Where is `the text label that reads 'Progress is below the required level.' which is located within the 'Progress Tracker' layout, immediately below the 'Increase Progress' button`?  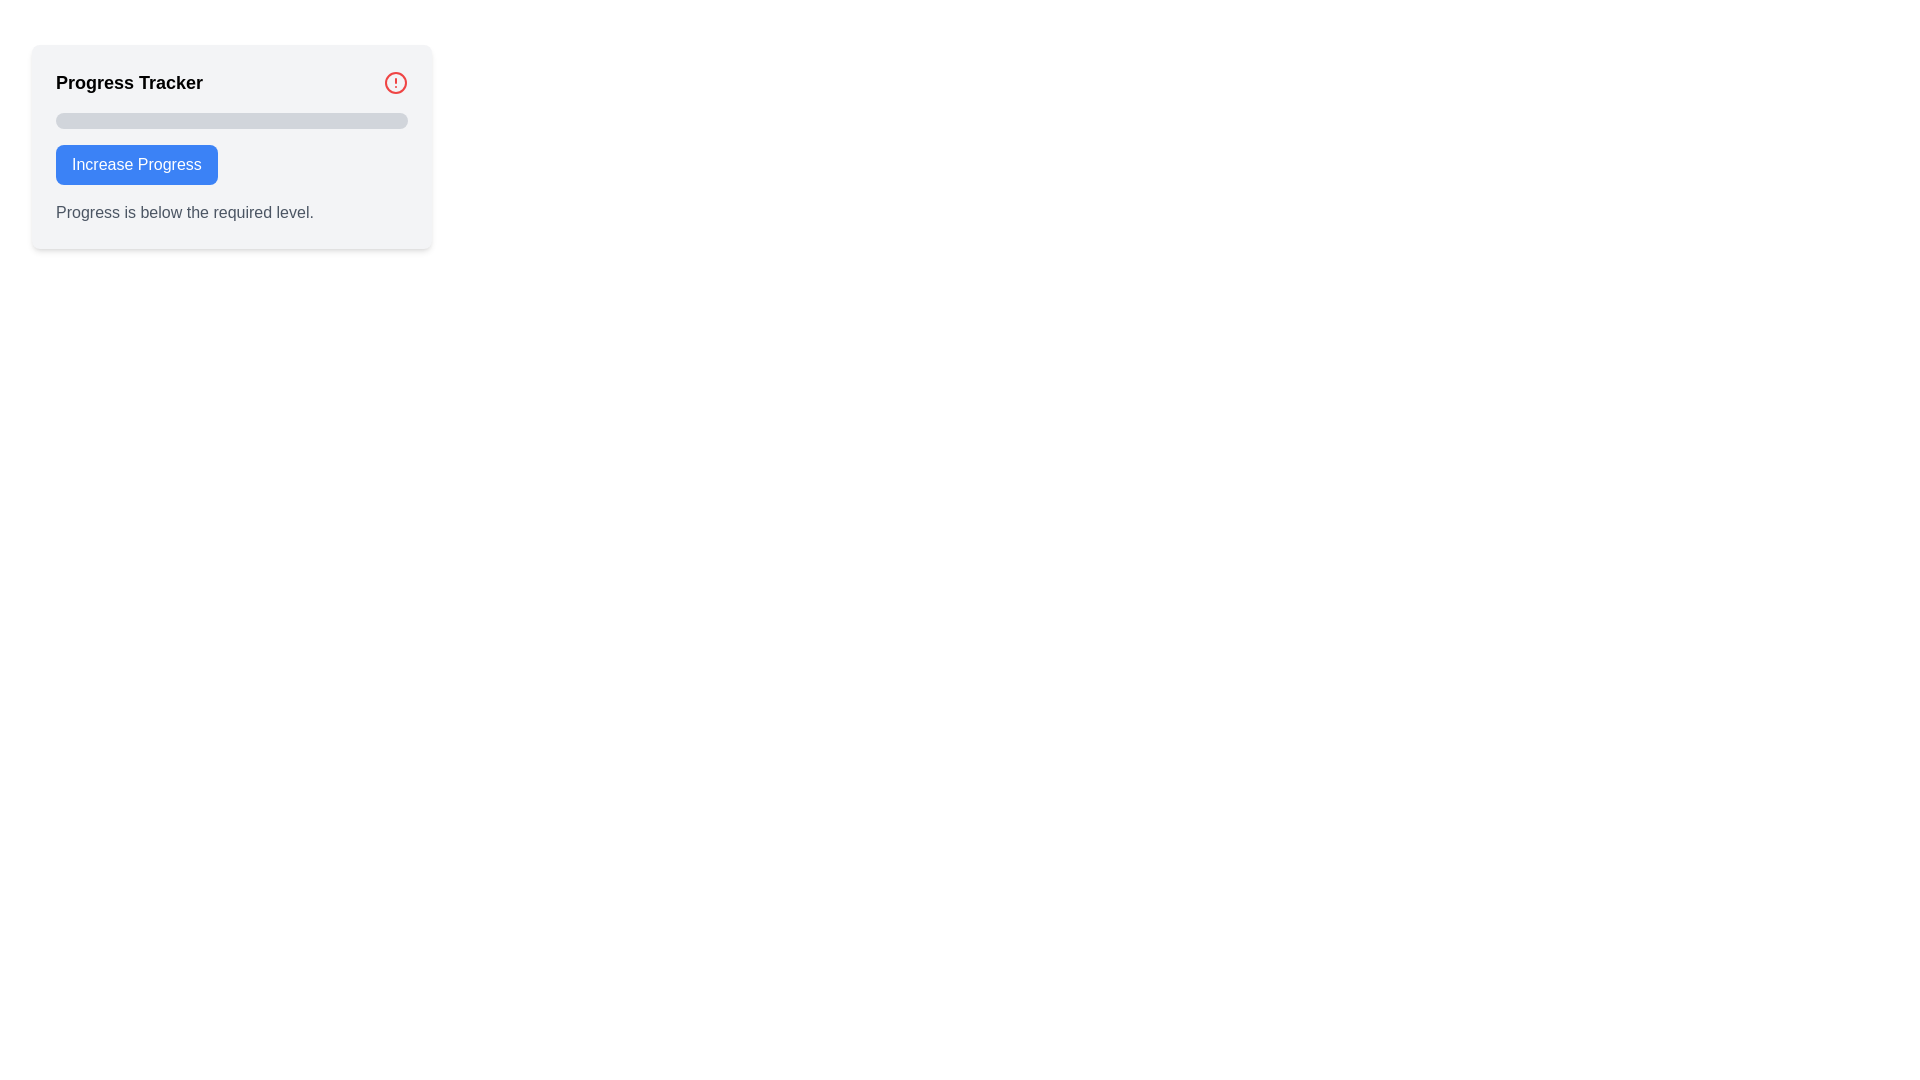 the text label that reads 'Progress is below the required level.' which is located within the 'Progress Tracker' layout, immediately below the 'Increase Progress' button is located at coordinates (184, 212).